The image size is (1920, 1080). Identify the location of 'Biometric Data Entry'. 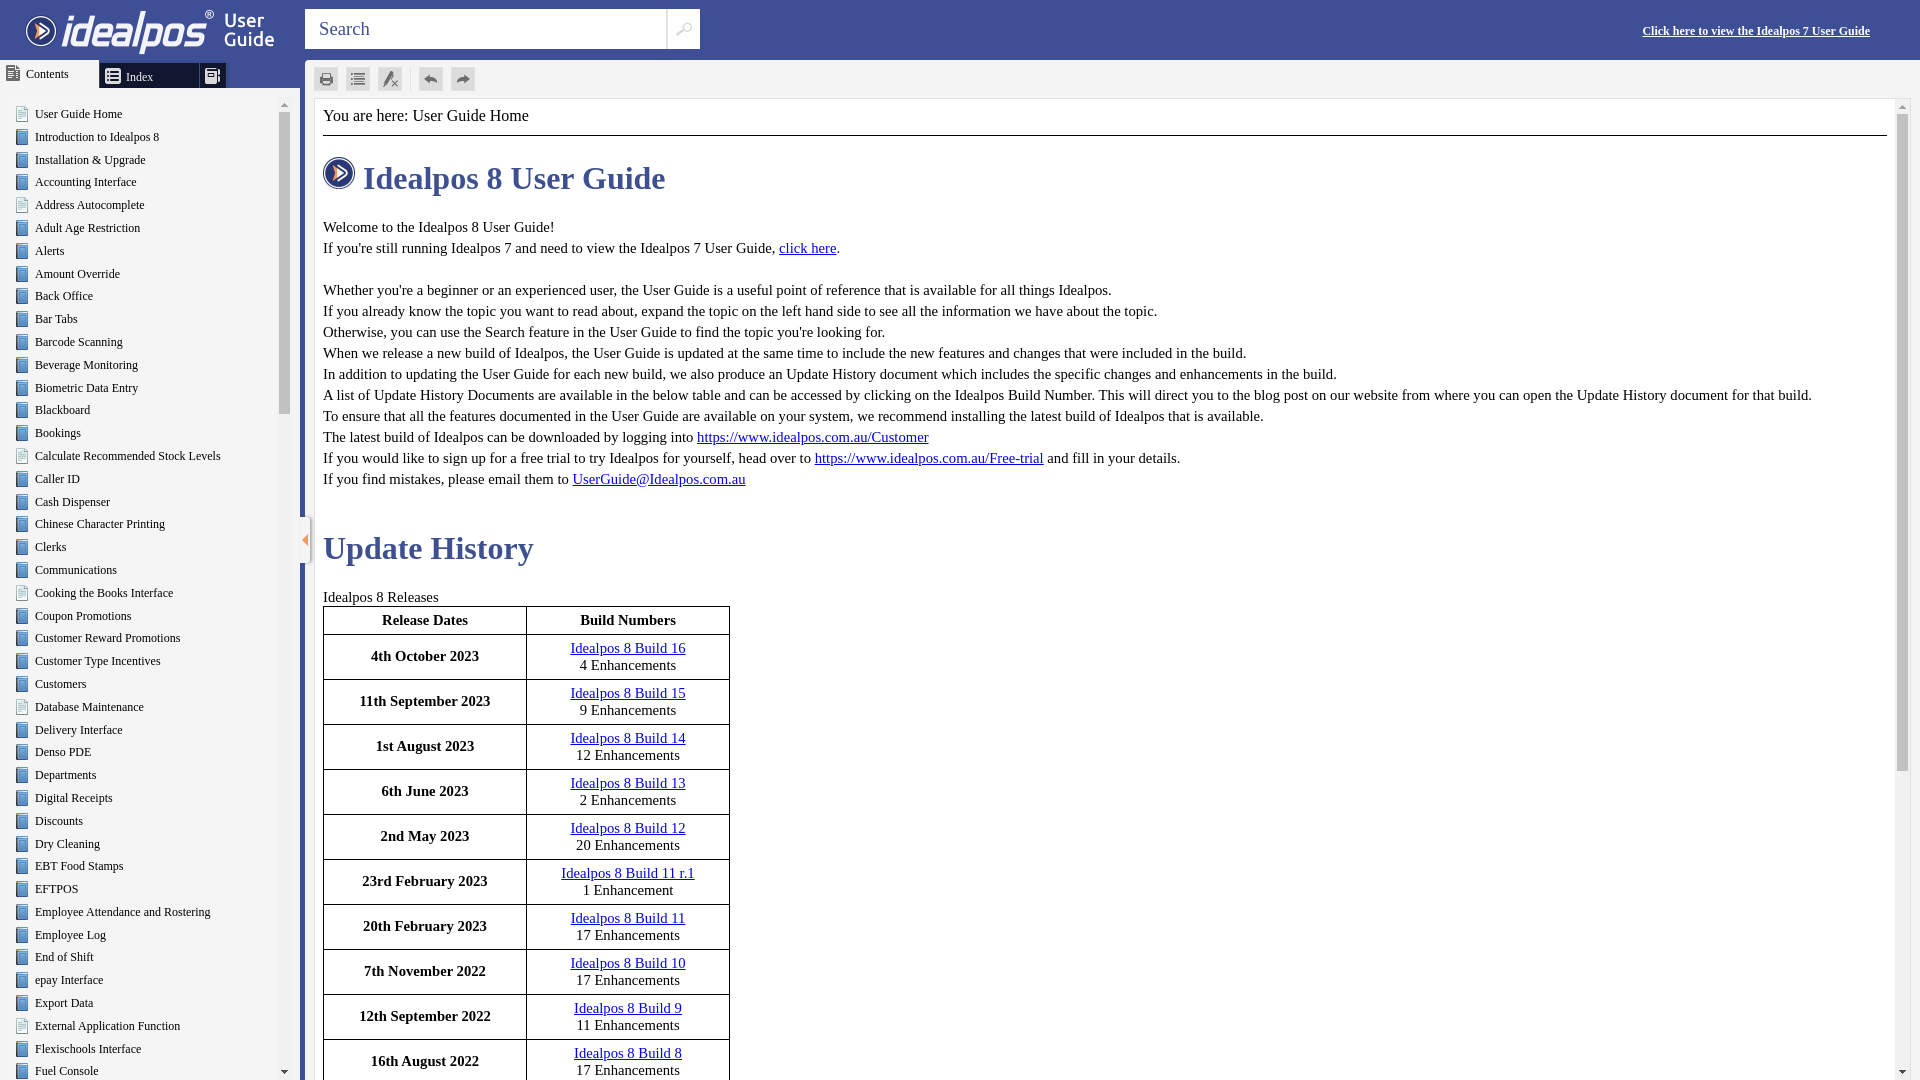
(85, 388).